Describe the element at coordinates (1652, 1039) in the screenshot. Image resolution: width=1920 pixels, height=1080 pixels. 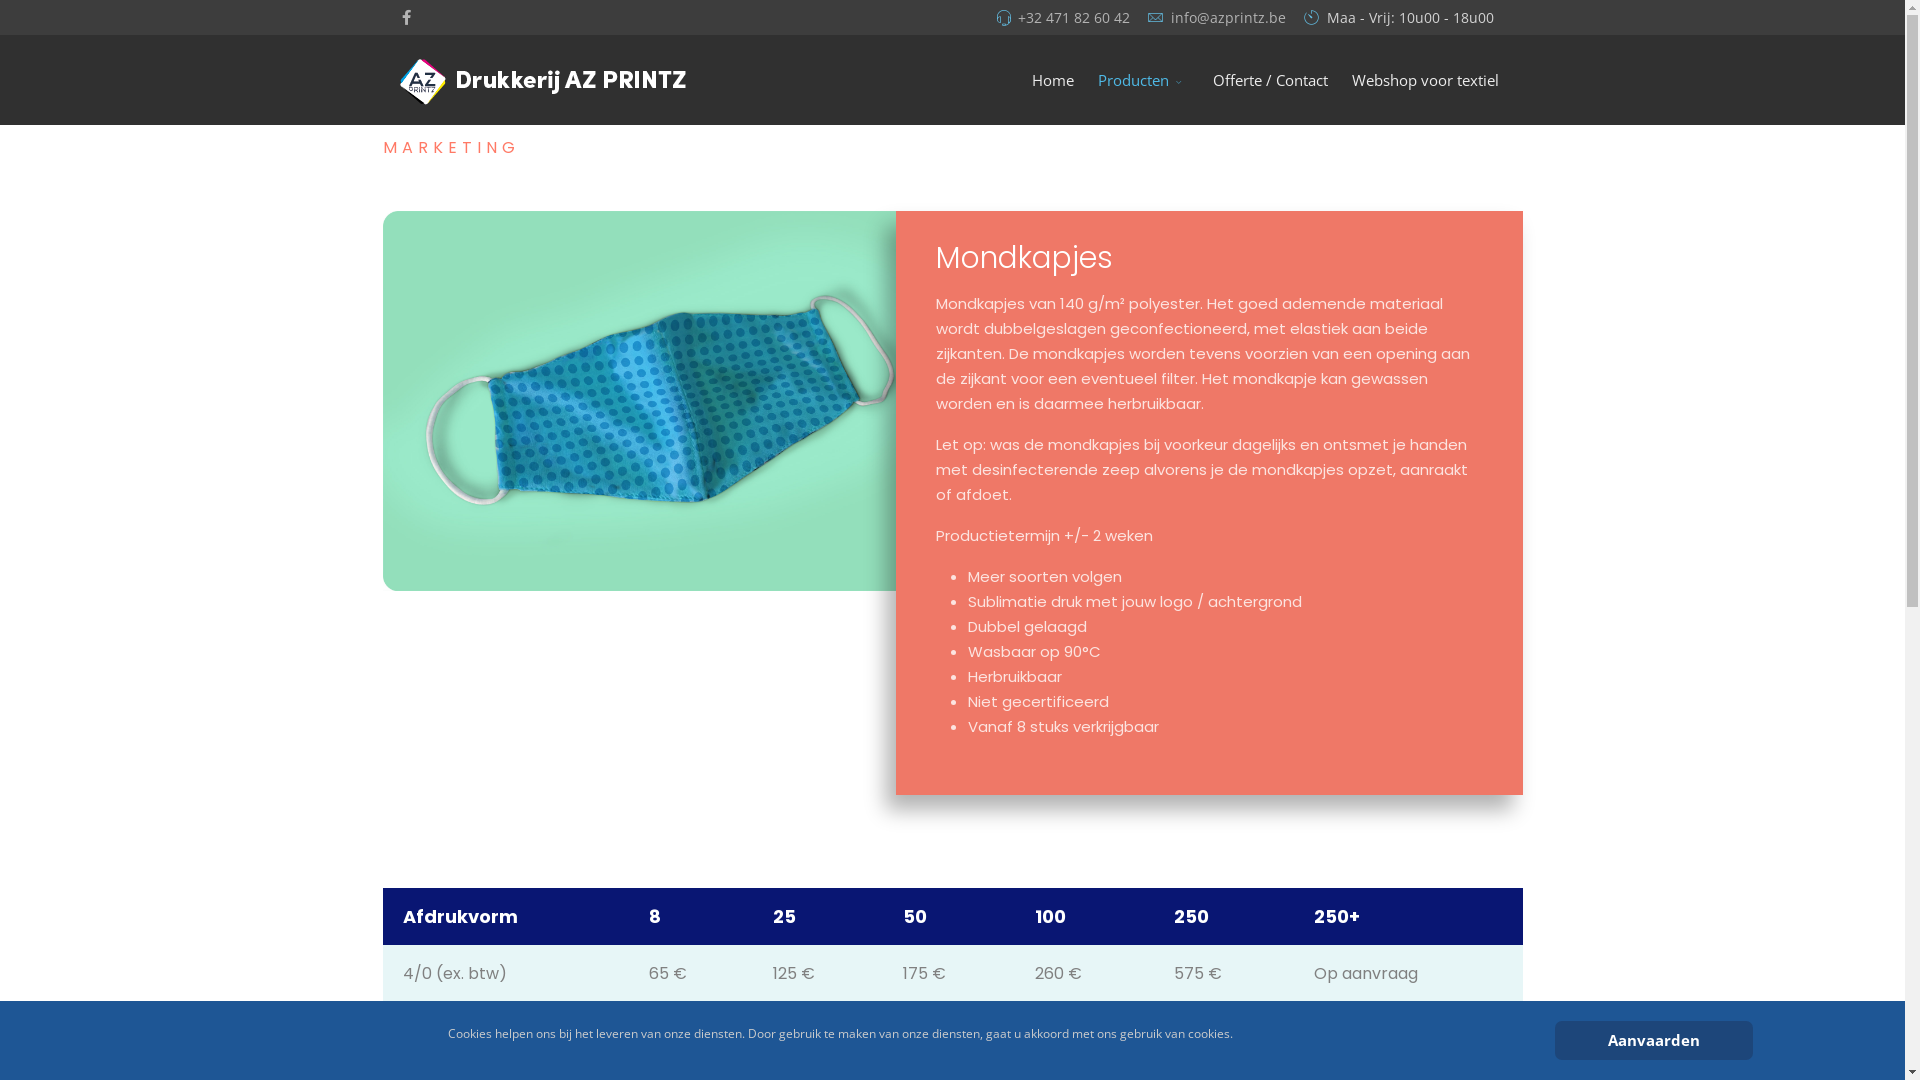
I see `'Aanvaarden'` at that location.